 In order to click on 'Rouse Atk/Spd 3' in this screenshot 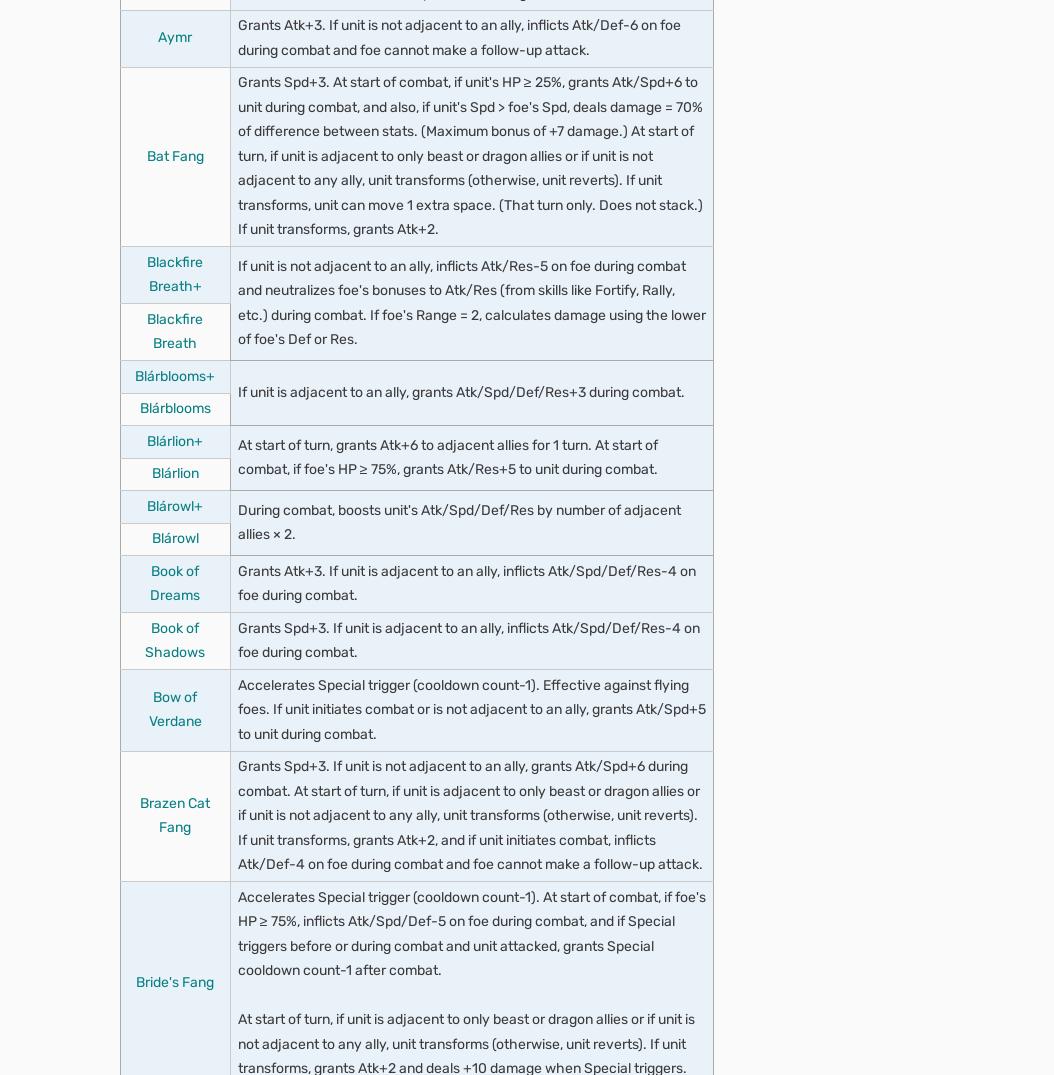, I will do `click(208, 476)`.